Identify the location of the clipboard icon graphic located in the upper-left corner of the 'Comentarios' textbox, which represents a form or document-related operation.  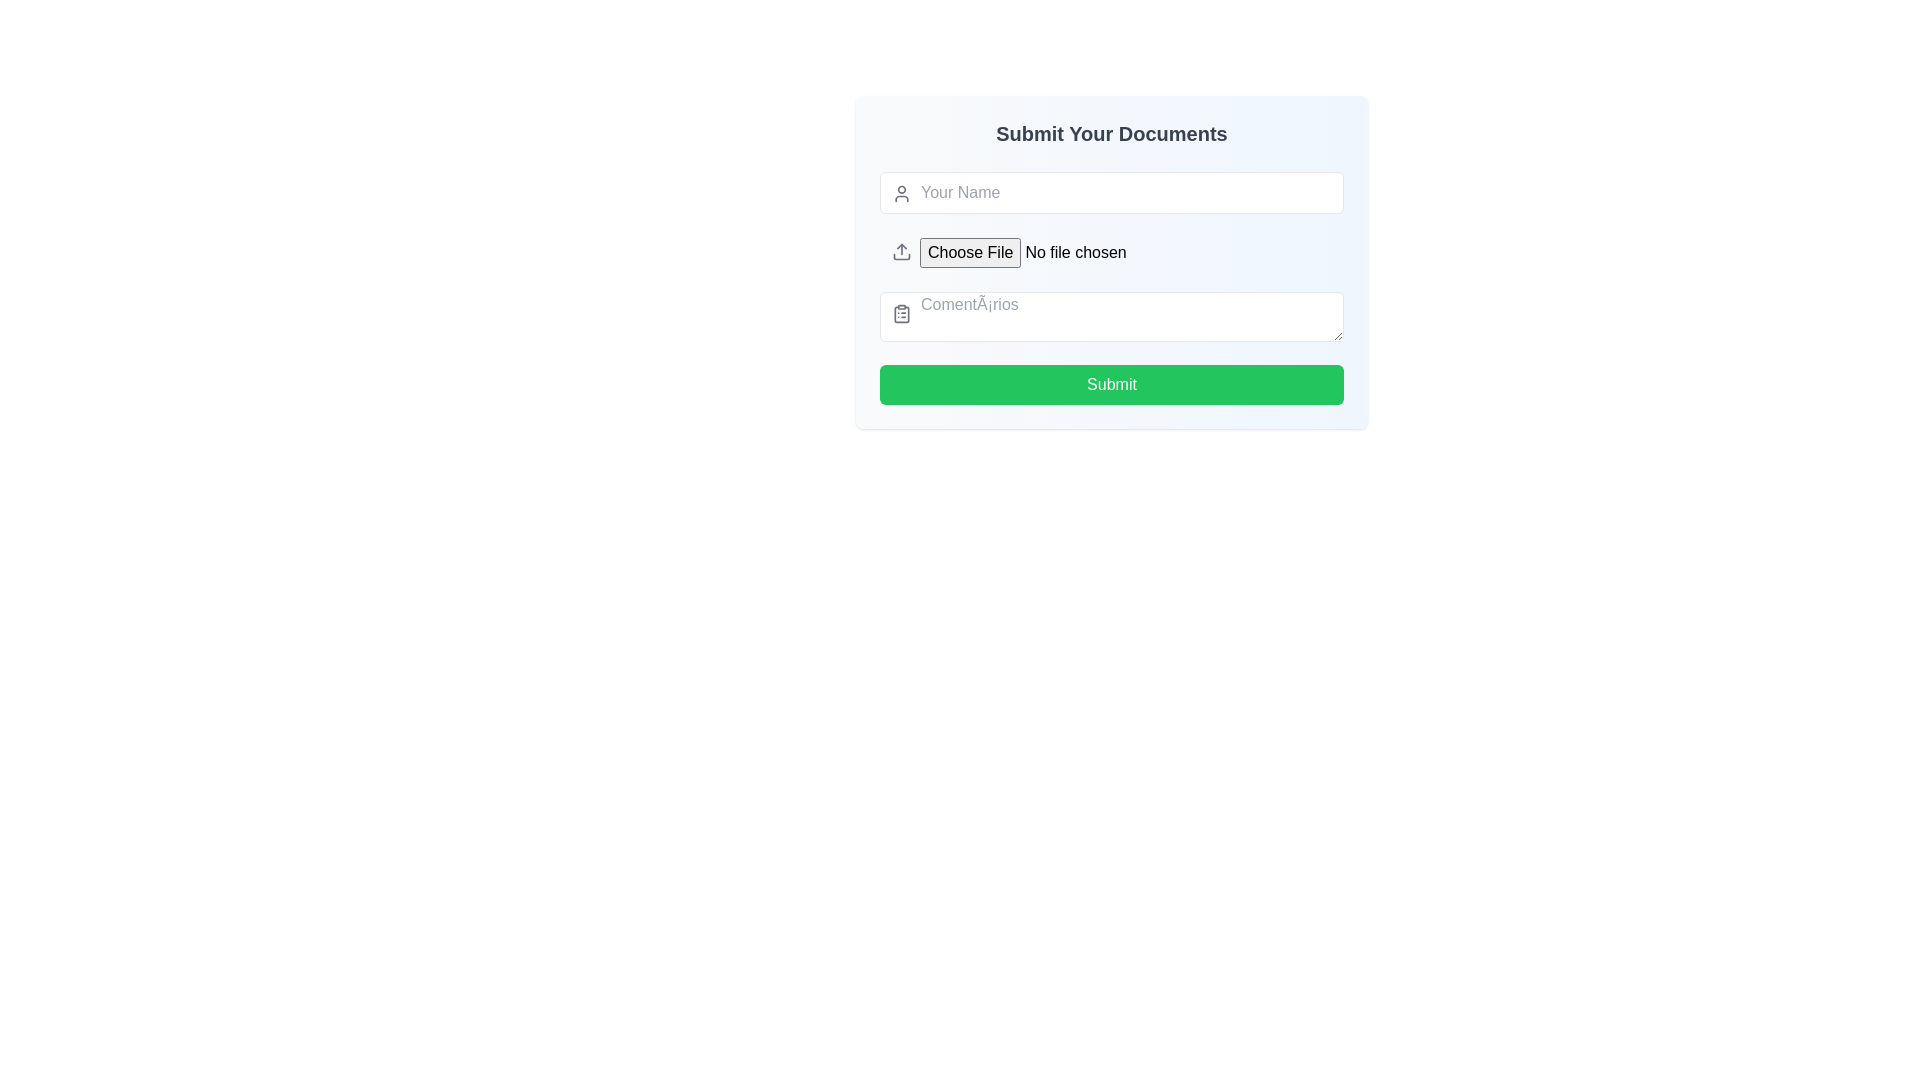
(901, 313).